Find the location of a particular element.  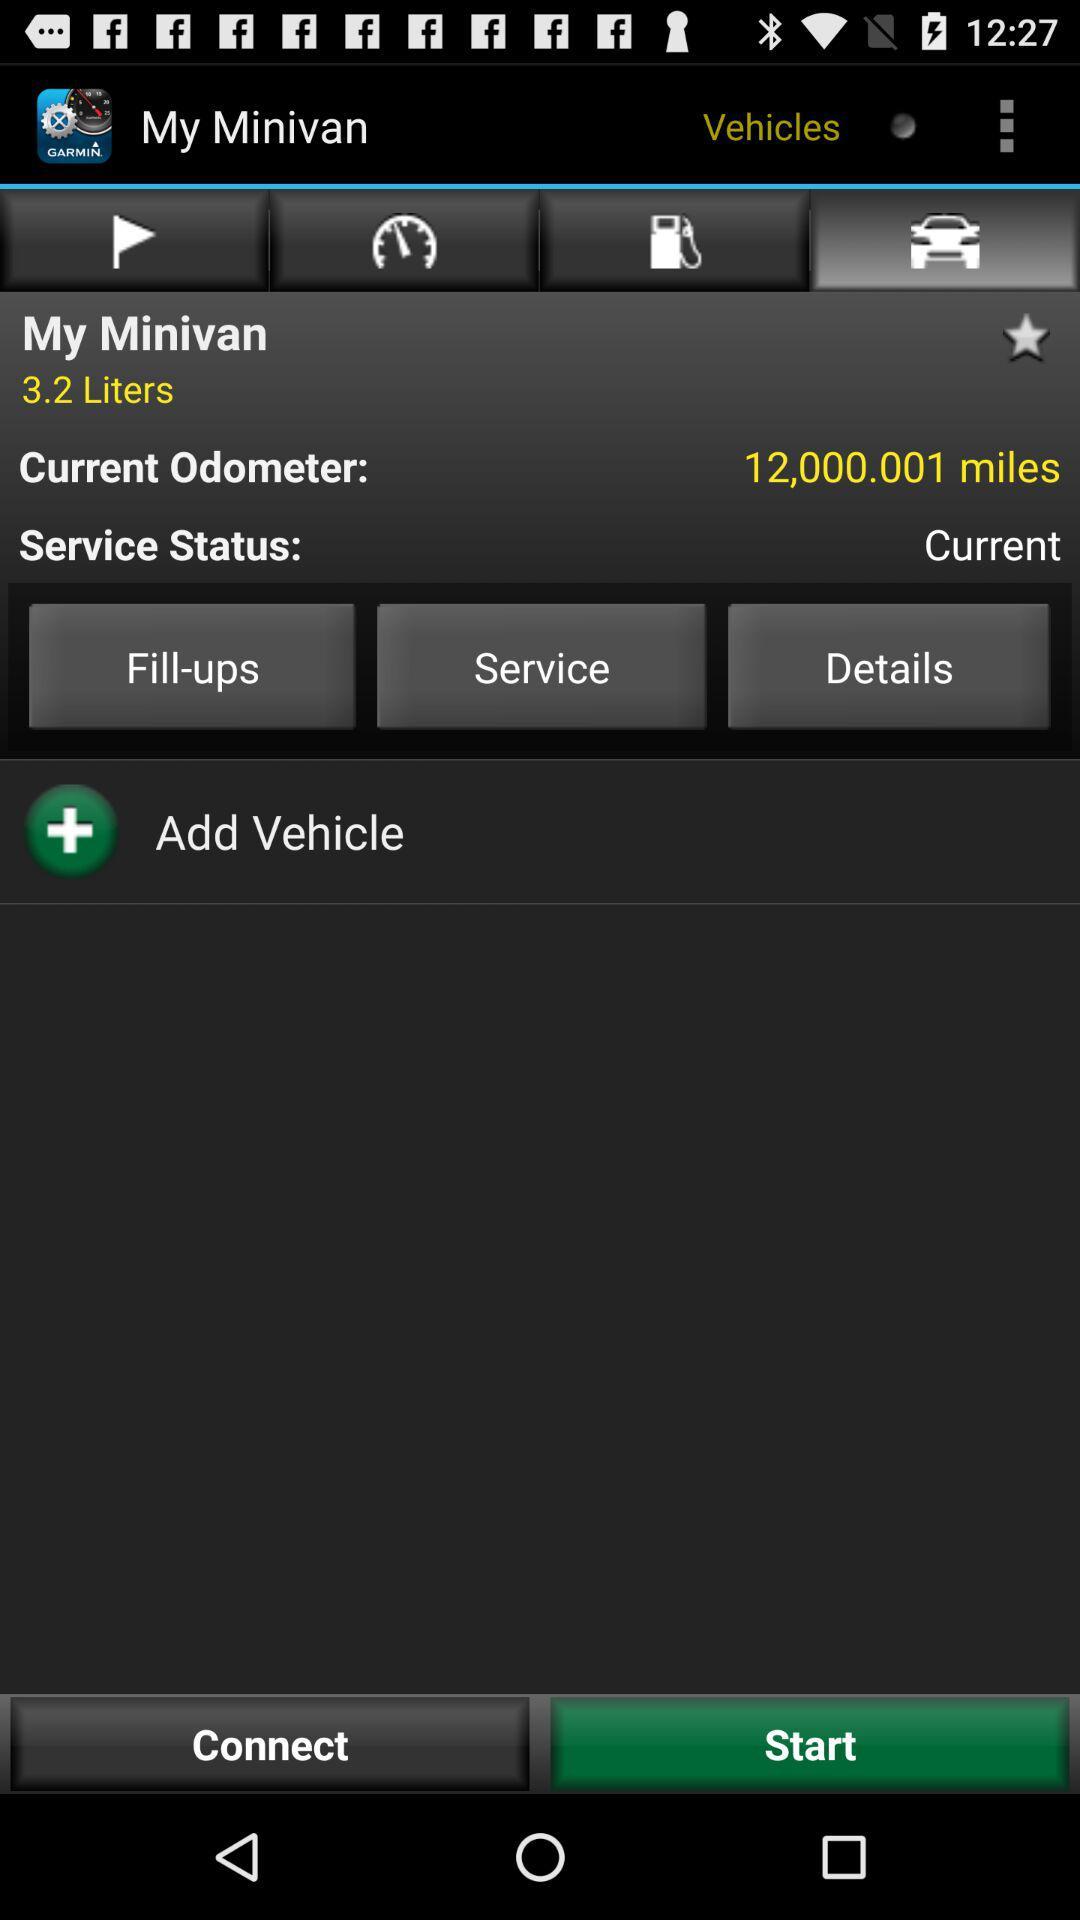

the button next to service is located at coordinates (888, 667).